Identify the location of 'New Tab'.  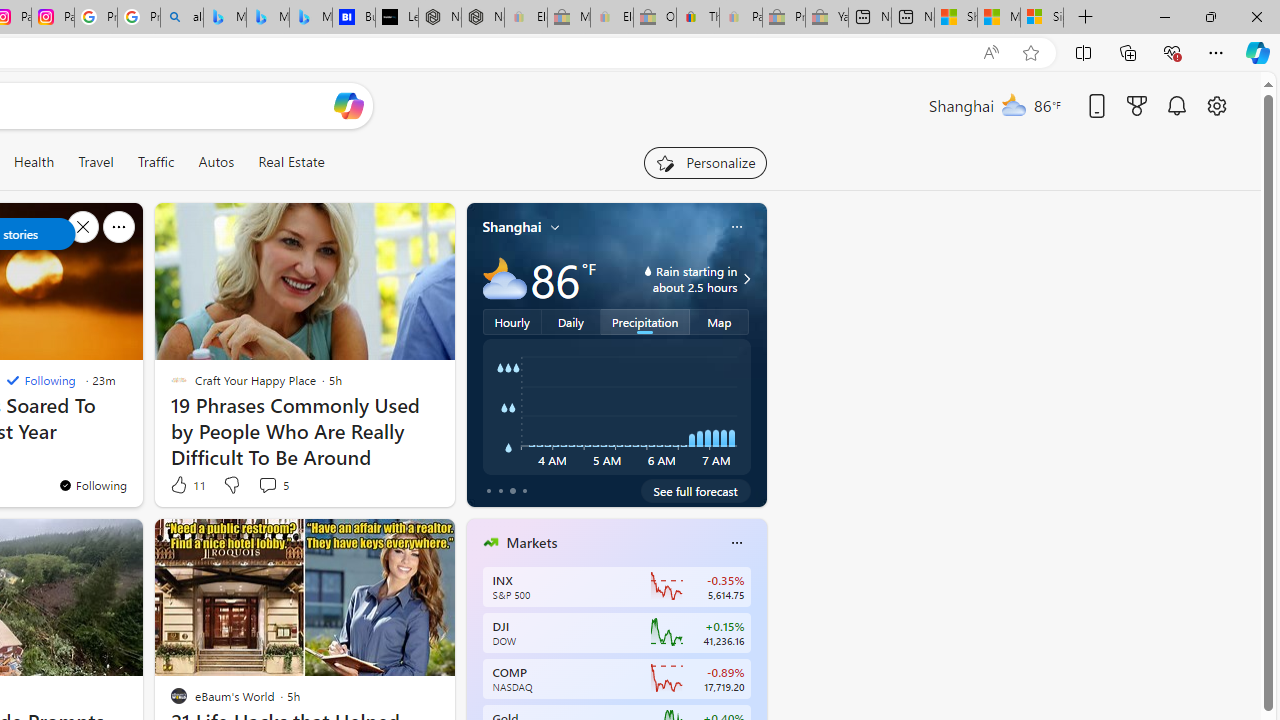
(1085, 17).